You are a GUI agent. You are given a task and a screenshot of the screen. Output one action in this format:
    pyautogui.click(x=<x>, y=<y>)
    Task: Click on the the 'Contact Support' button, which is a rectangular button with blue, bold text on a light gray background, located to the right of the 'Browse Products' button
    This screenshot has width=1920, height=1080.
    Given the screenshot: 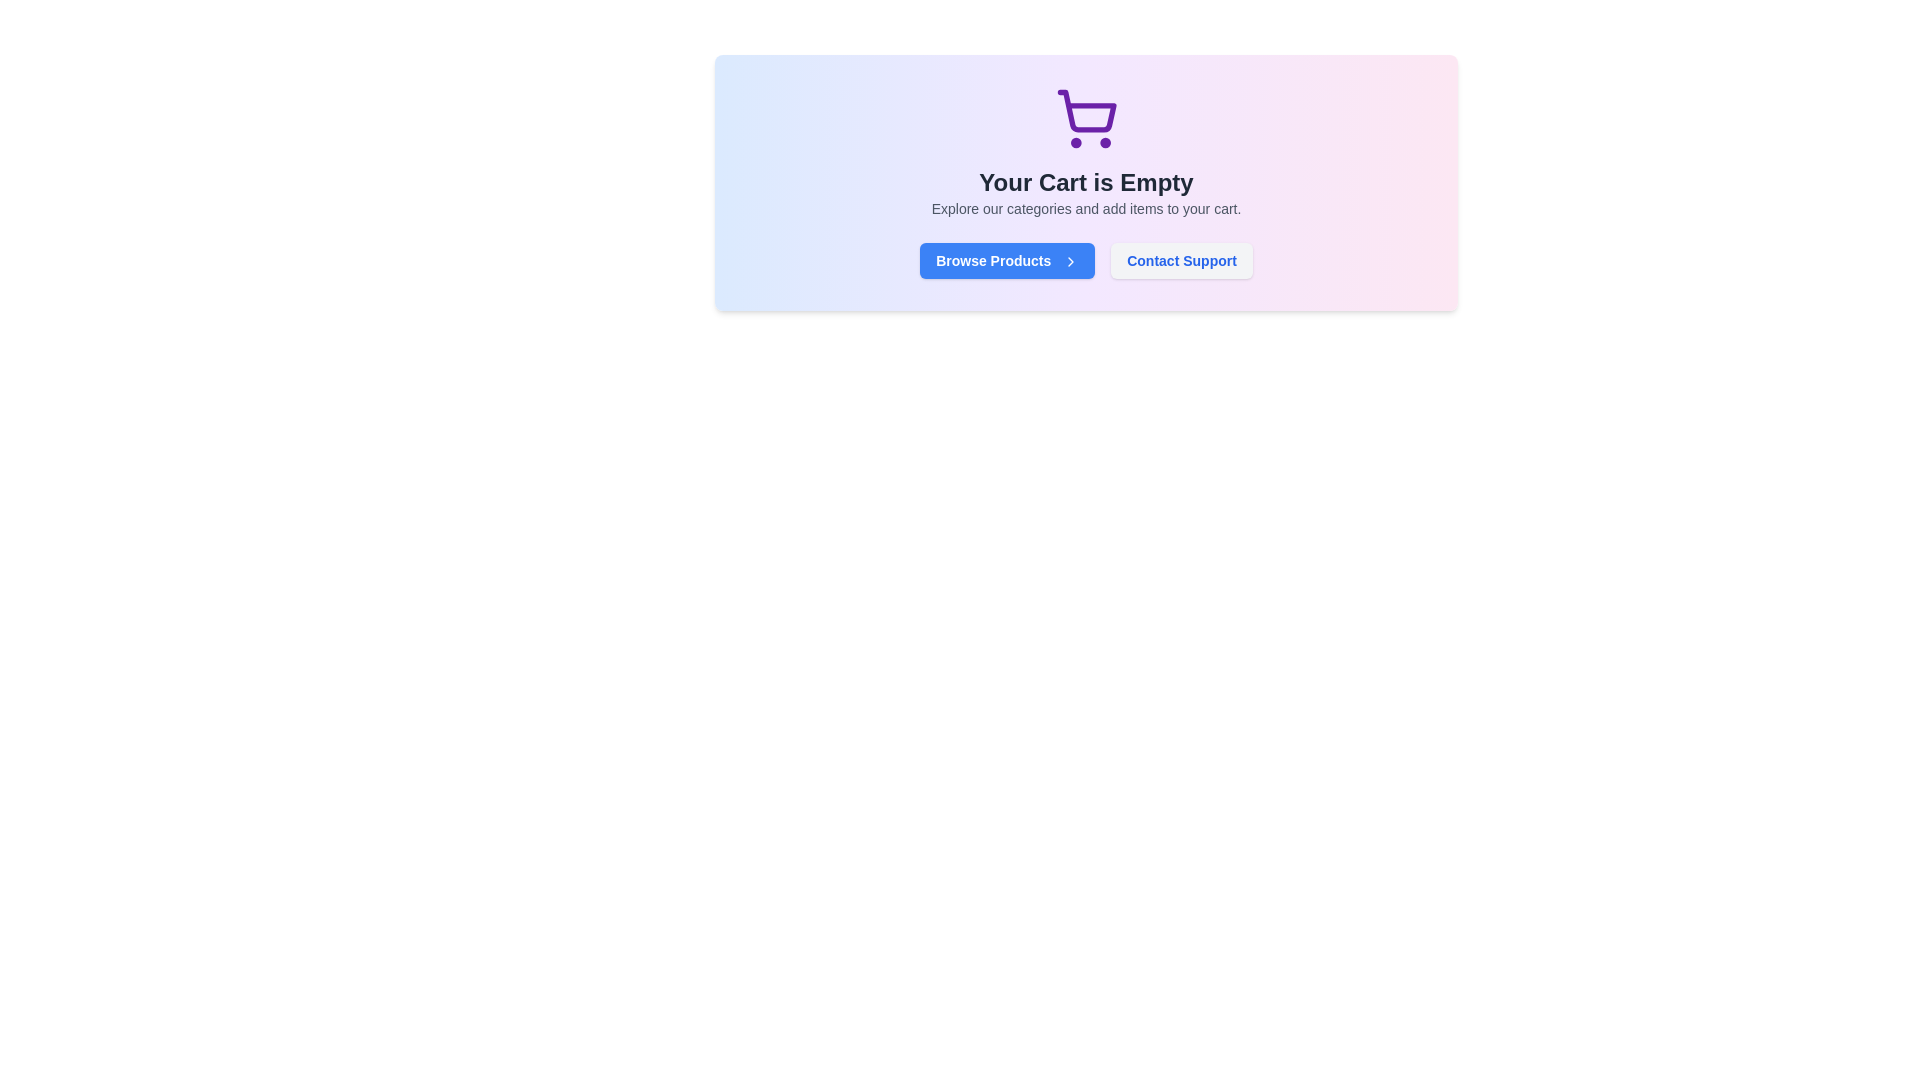 What is the action you would take?
    pyautogui.click(x=1181, y=260)
    